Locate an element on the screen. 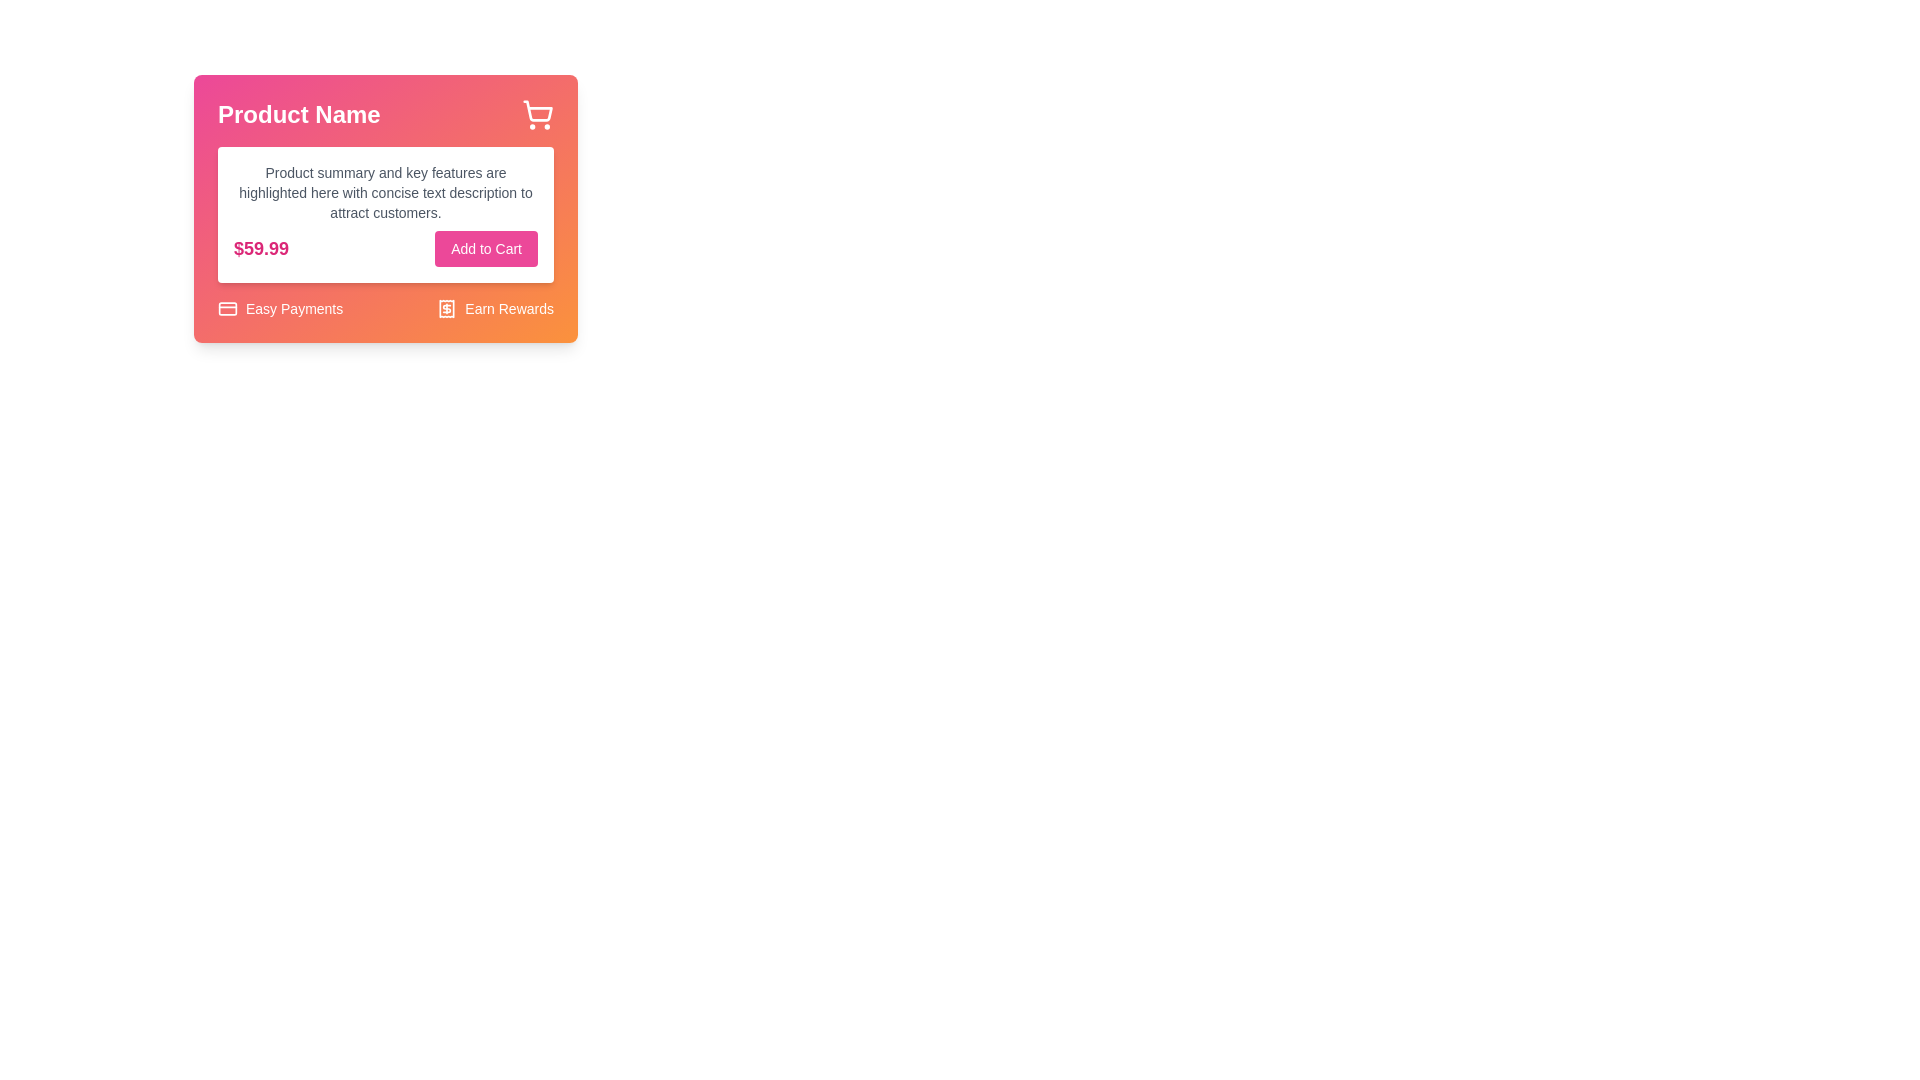 Image resolution: width=1920 pixels, height=1080 pixels. the Text Label displaying 'Product Name' in a large, bold, white font against a bright pink background located at the top-left corner of a card component is located at coordinates (298, 115).